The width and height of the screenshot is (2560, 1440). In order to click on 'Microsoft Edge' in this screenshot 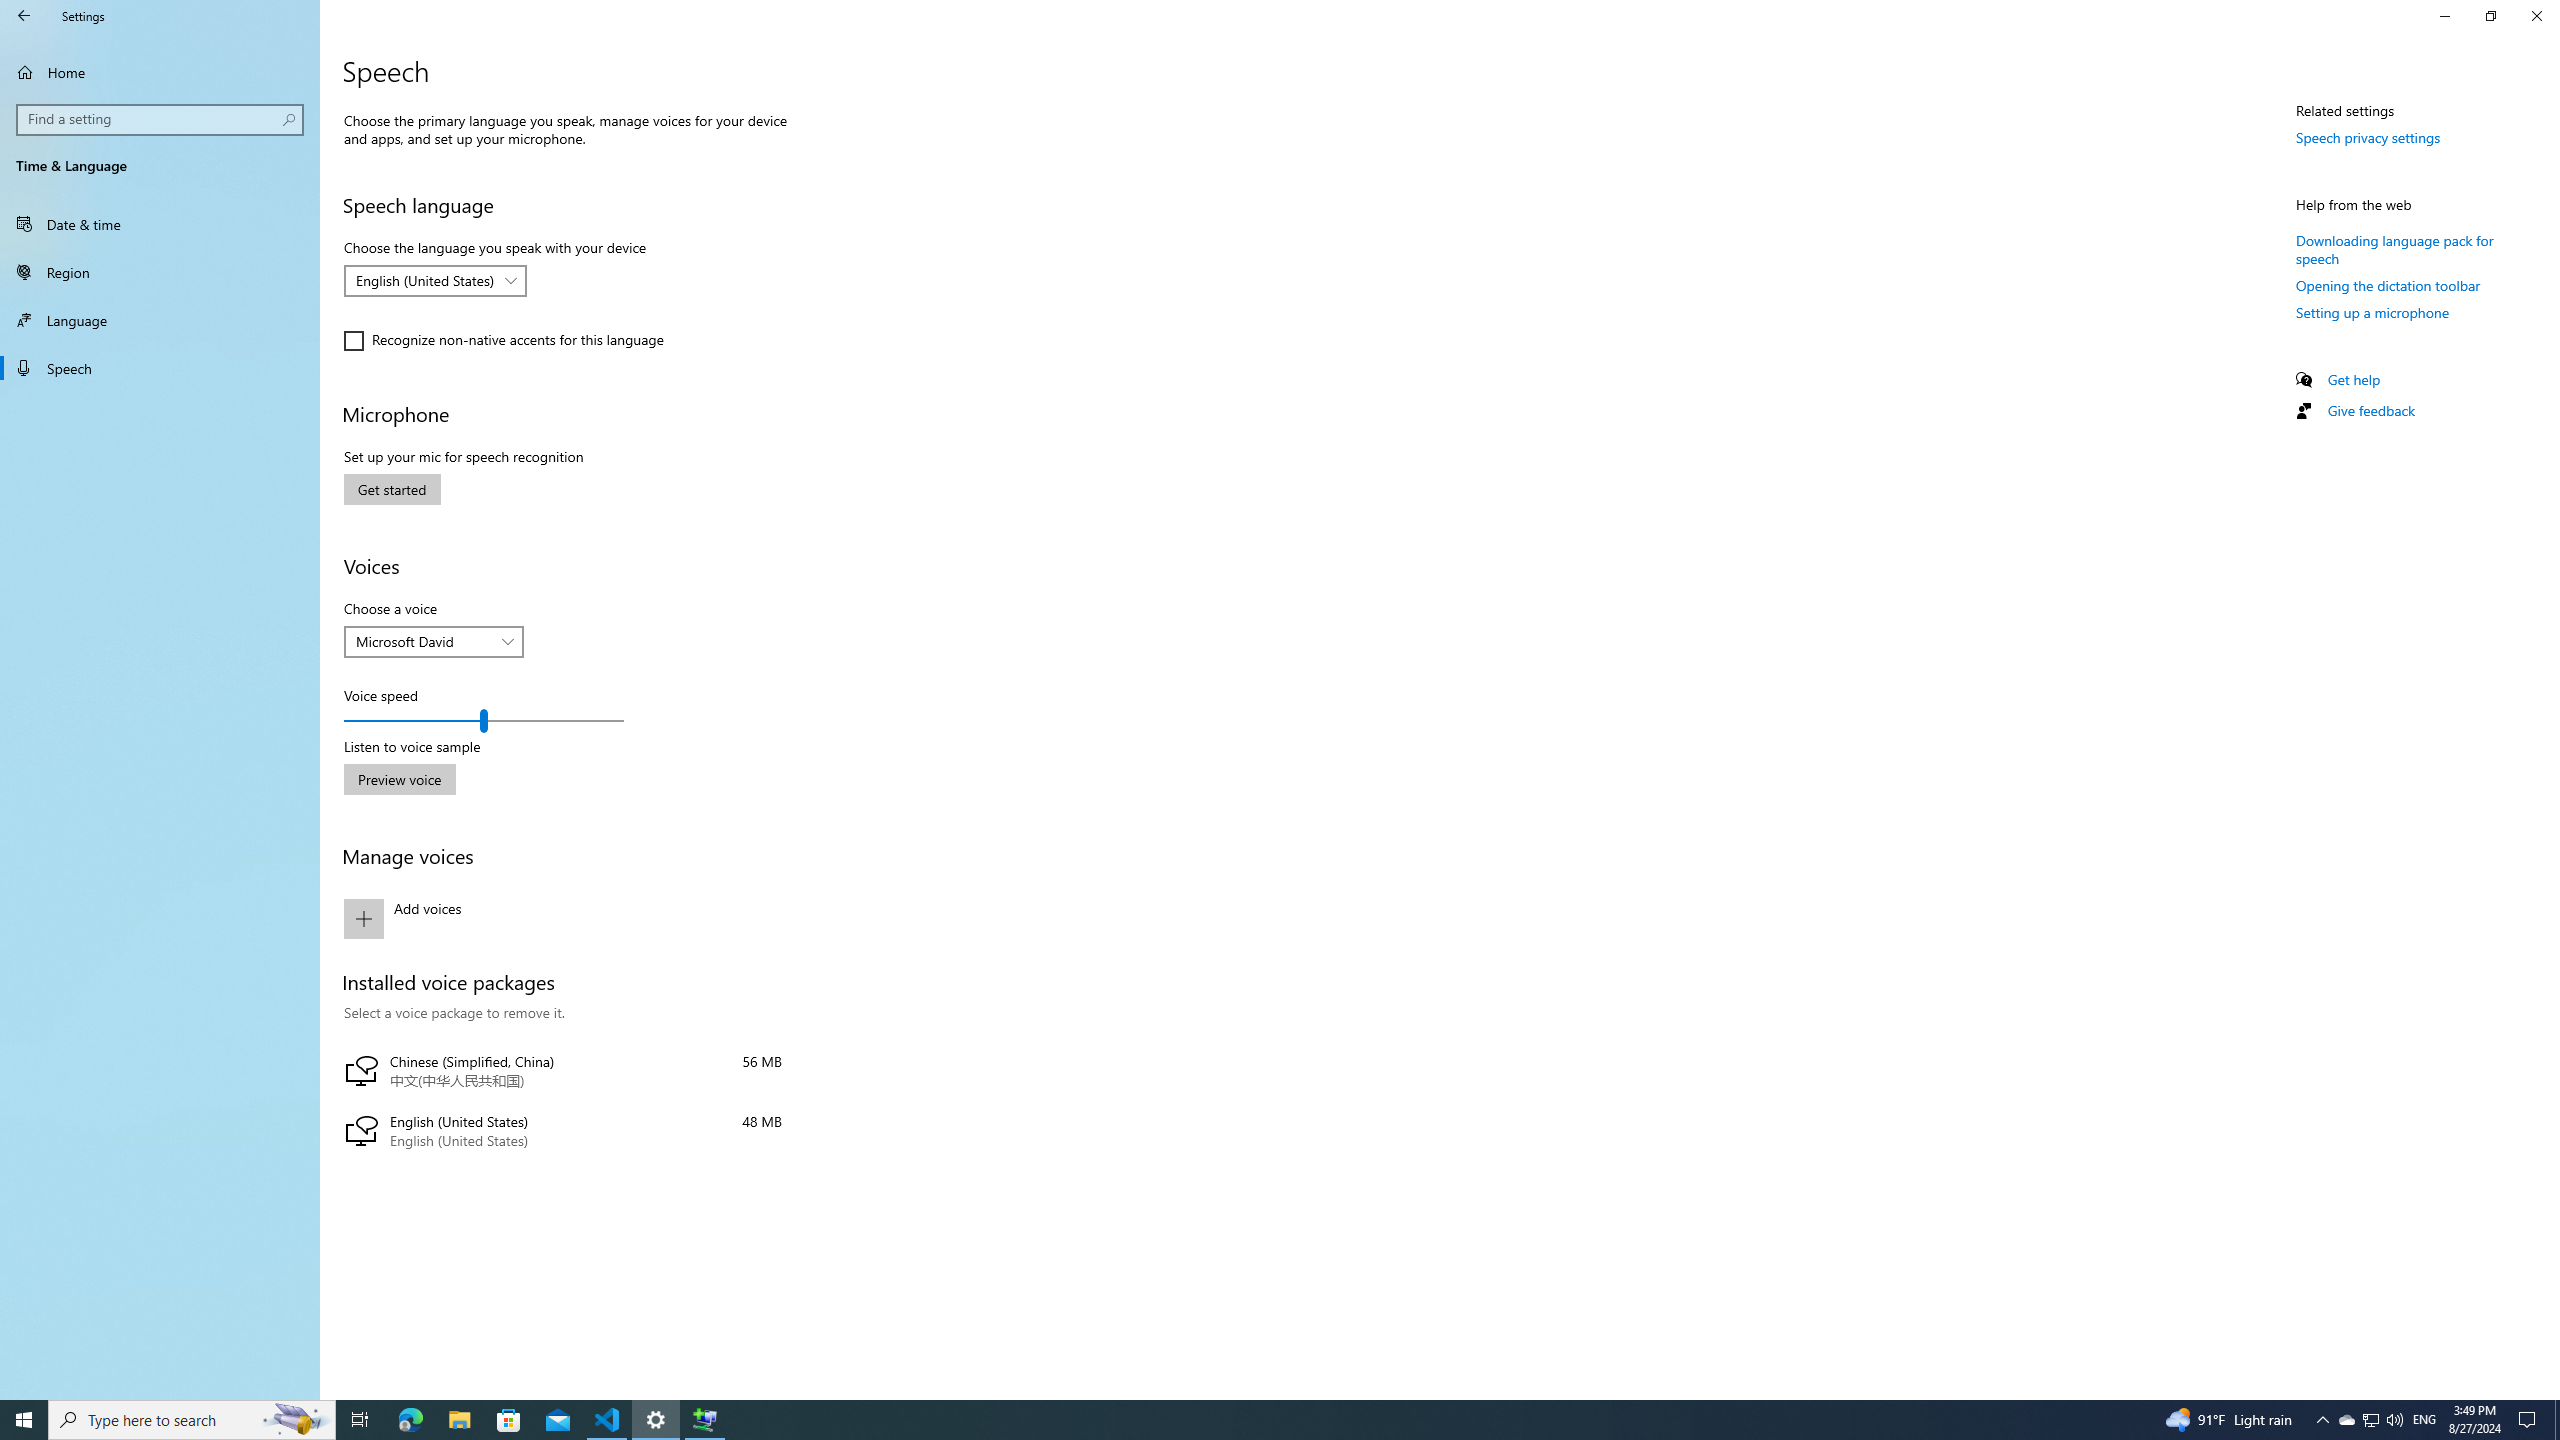, I will do `click(409, 1418)`.